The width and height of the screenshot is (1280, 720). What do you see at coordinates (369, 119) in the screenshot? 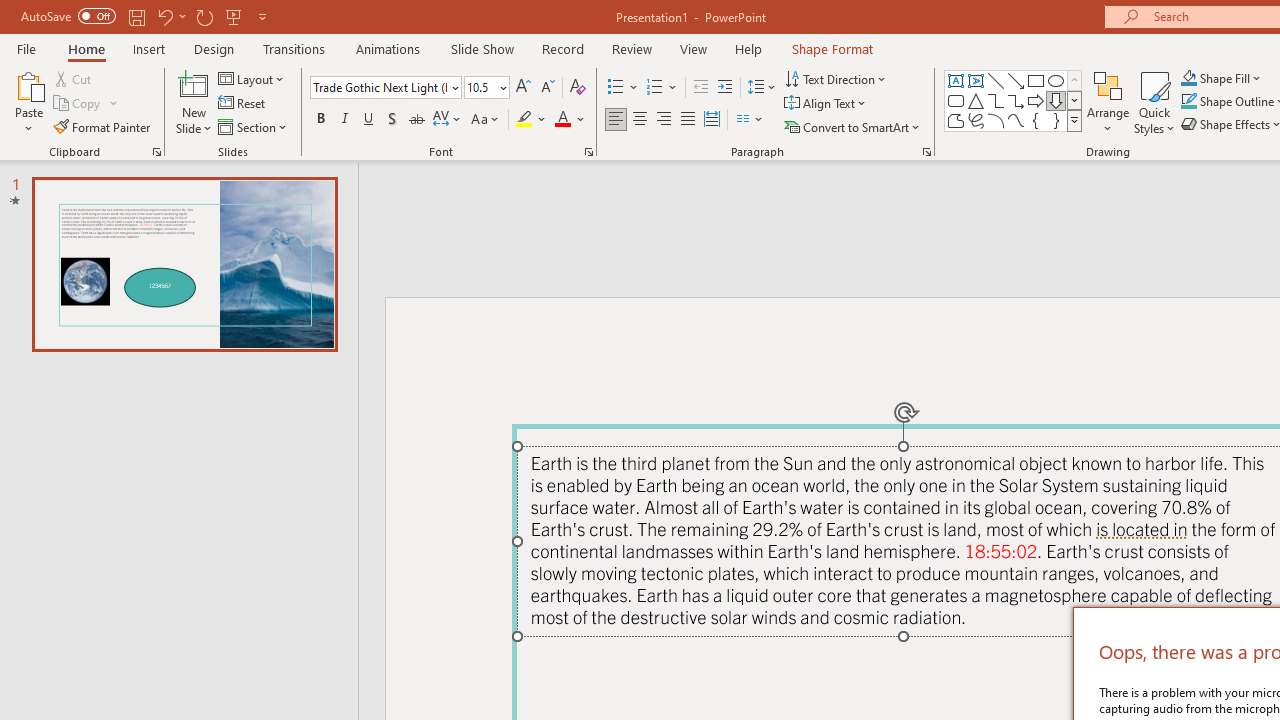
I see `'Underline'` at bounding box center [369, 119].